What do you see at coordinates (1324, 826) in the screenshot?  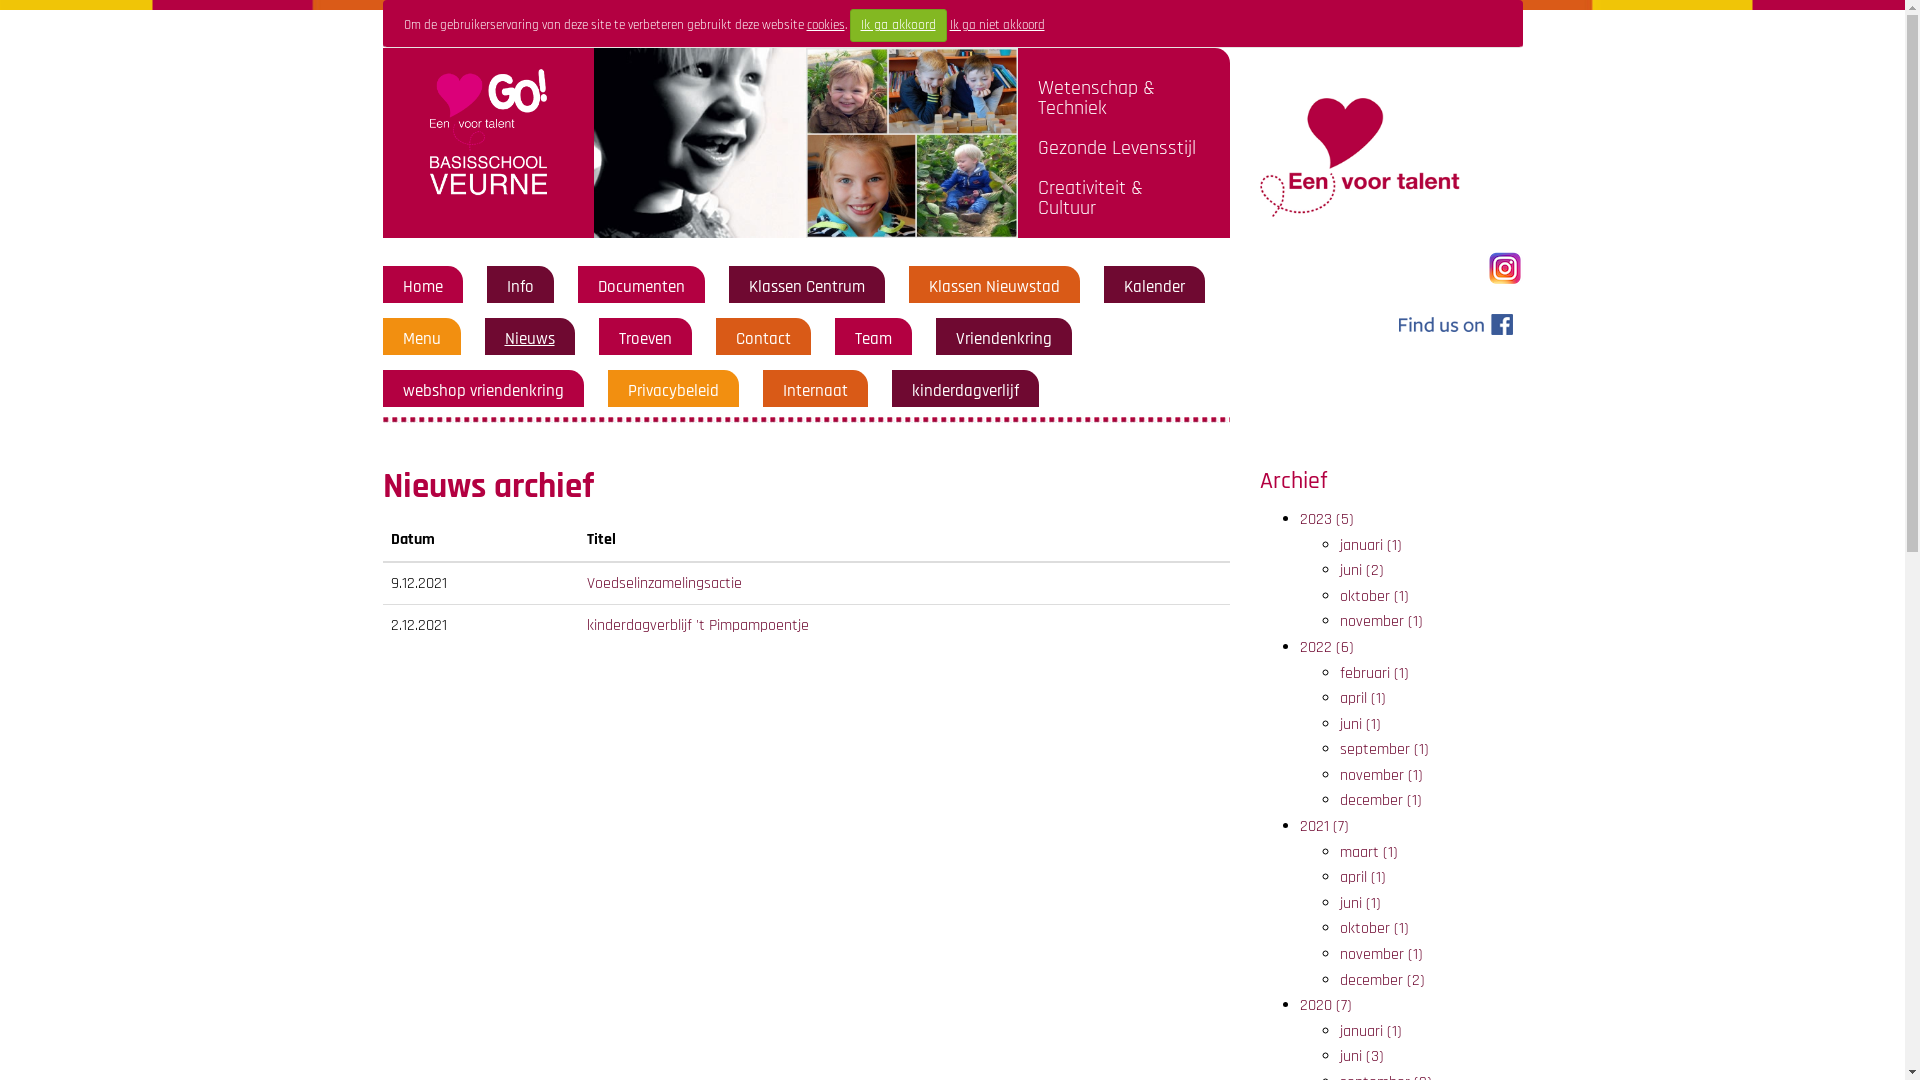 I see `'2021 (7)'` at bounding box center [1324, 826].